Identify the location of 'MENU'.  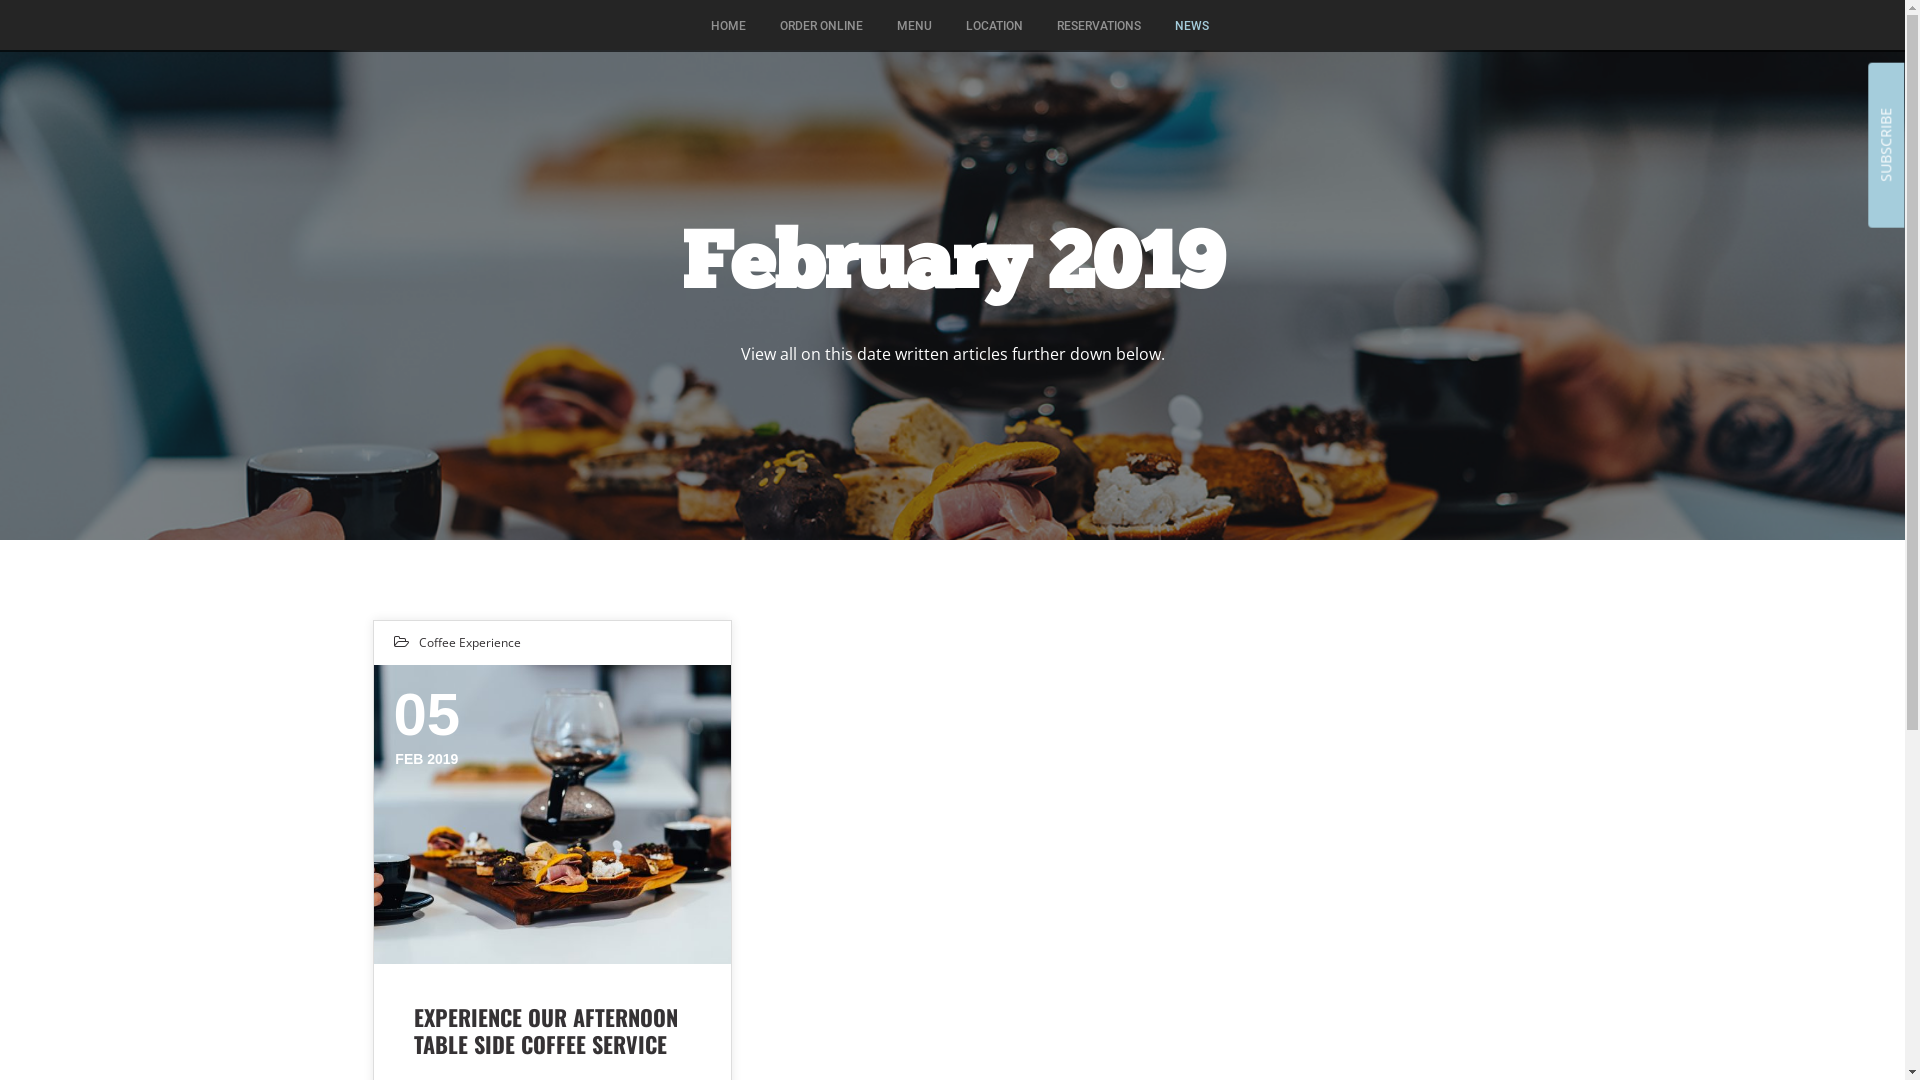
(913, 26).